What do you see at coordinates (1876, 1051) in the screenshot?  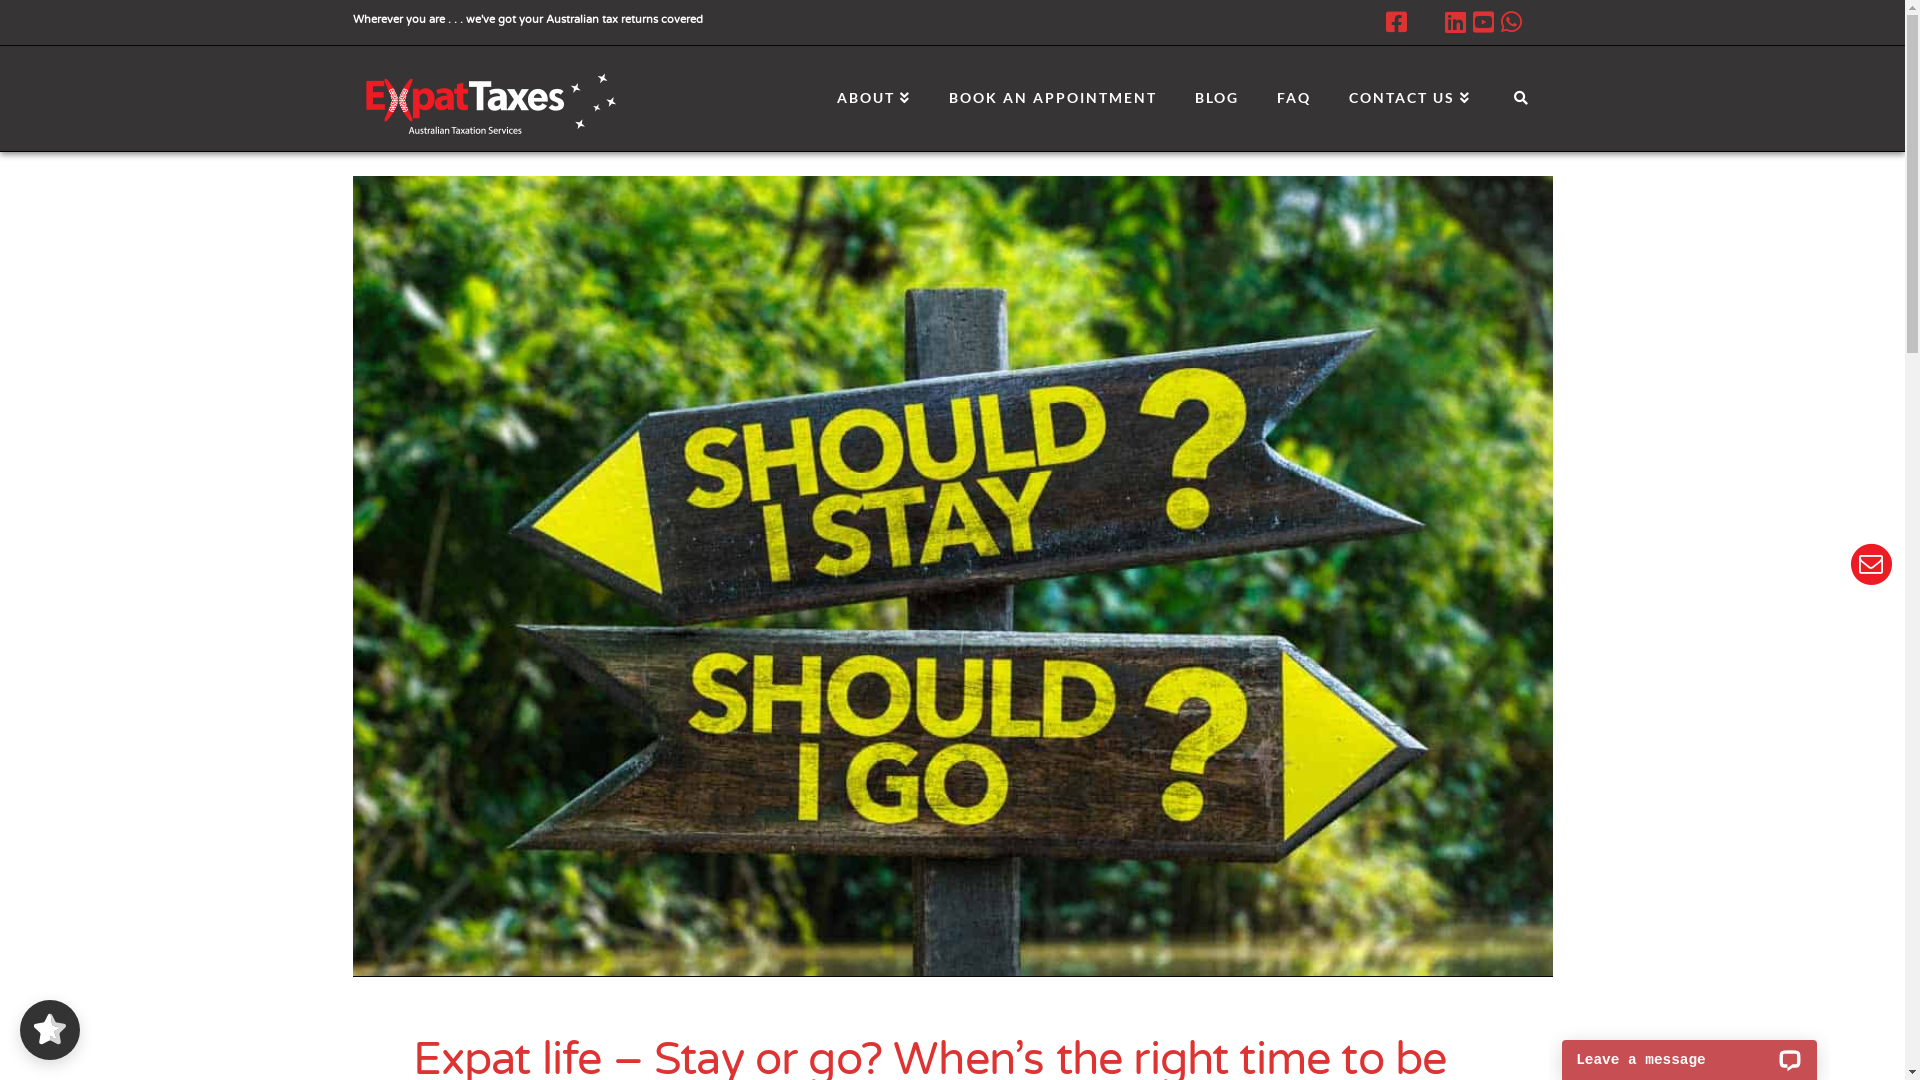 I see `'Back to Top'` at bounding box center [1876, 1051].